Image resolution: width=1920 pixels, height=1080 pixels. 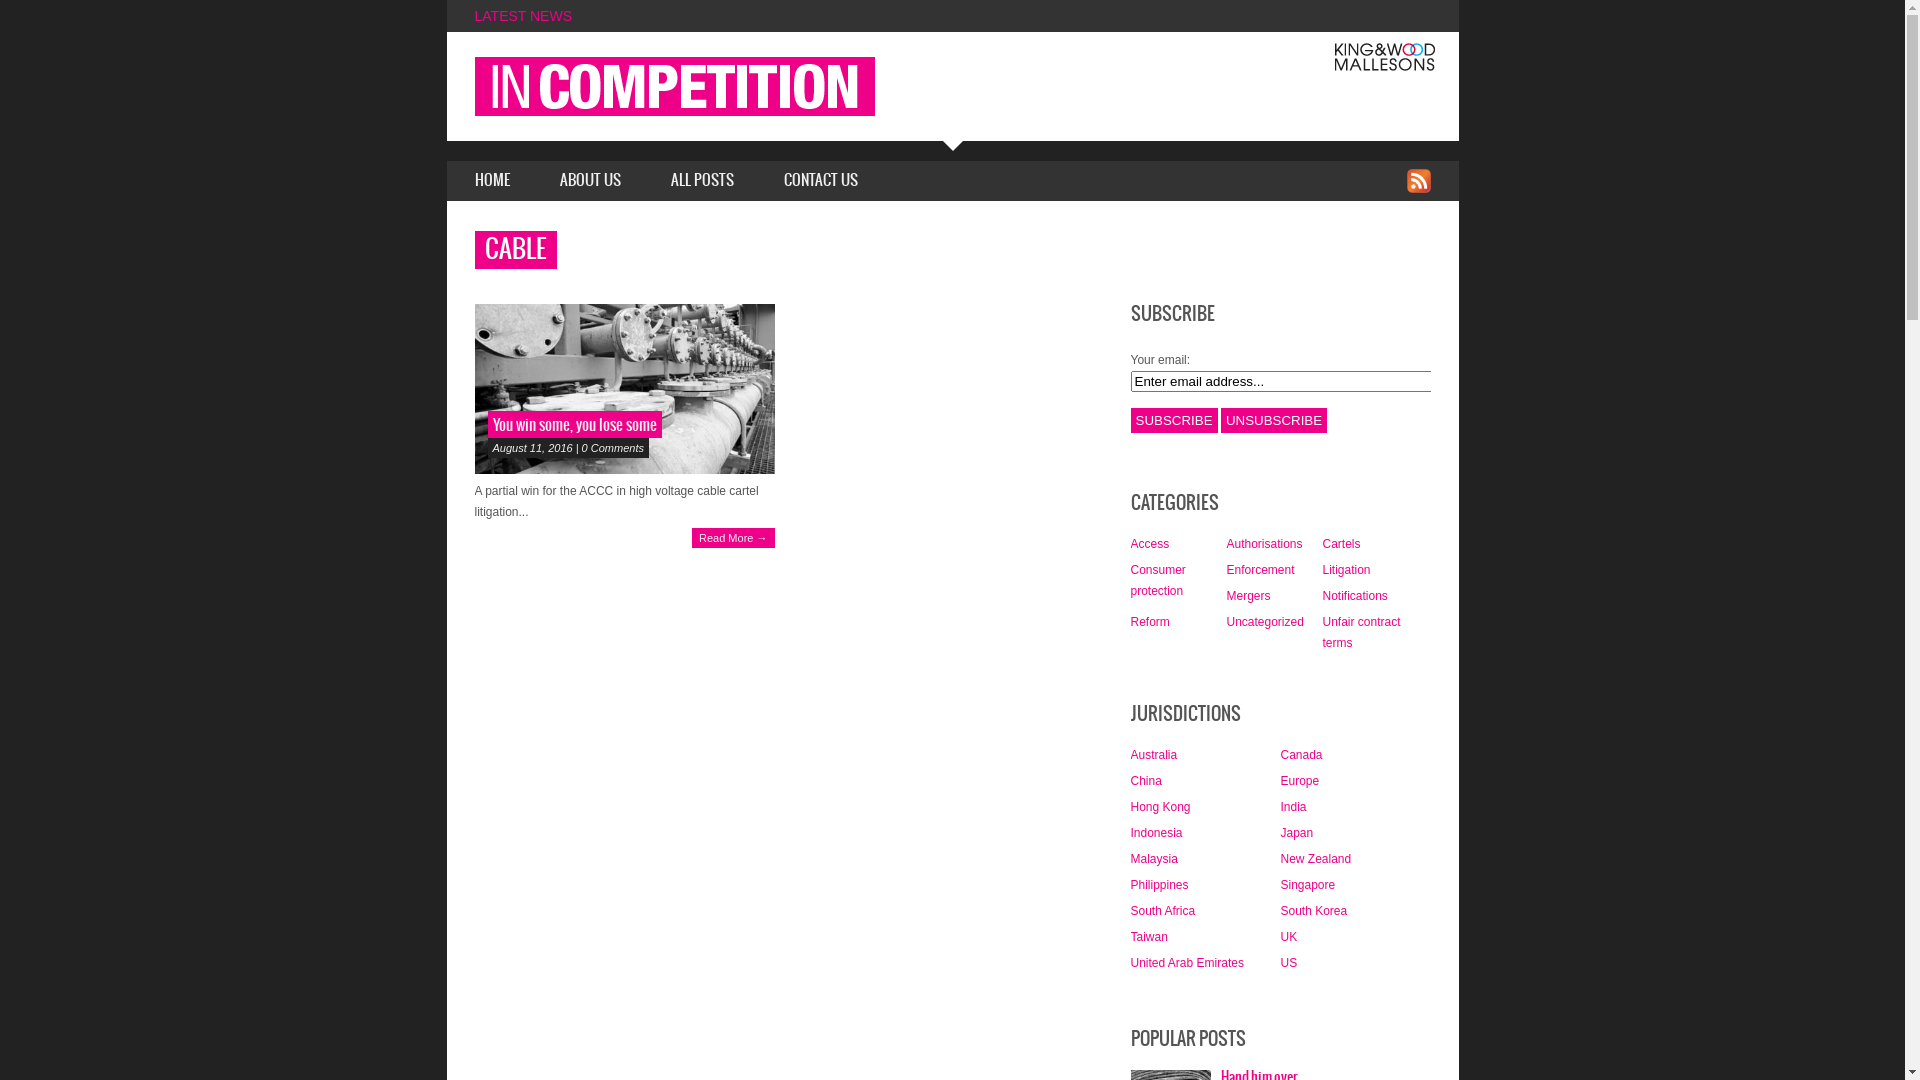 What do you see at coordinates (1156, 833) in the screenshot?
I see `'Indonesia'` at bounding box center [1156, 833].